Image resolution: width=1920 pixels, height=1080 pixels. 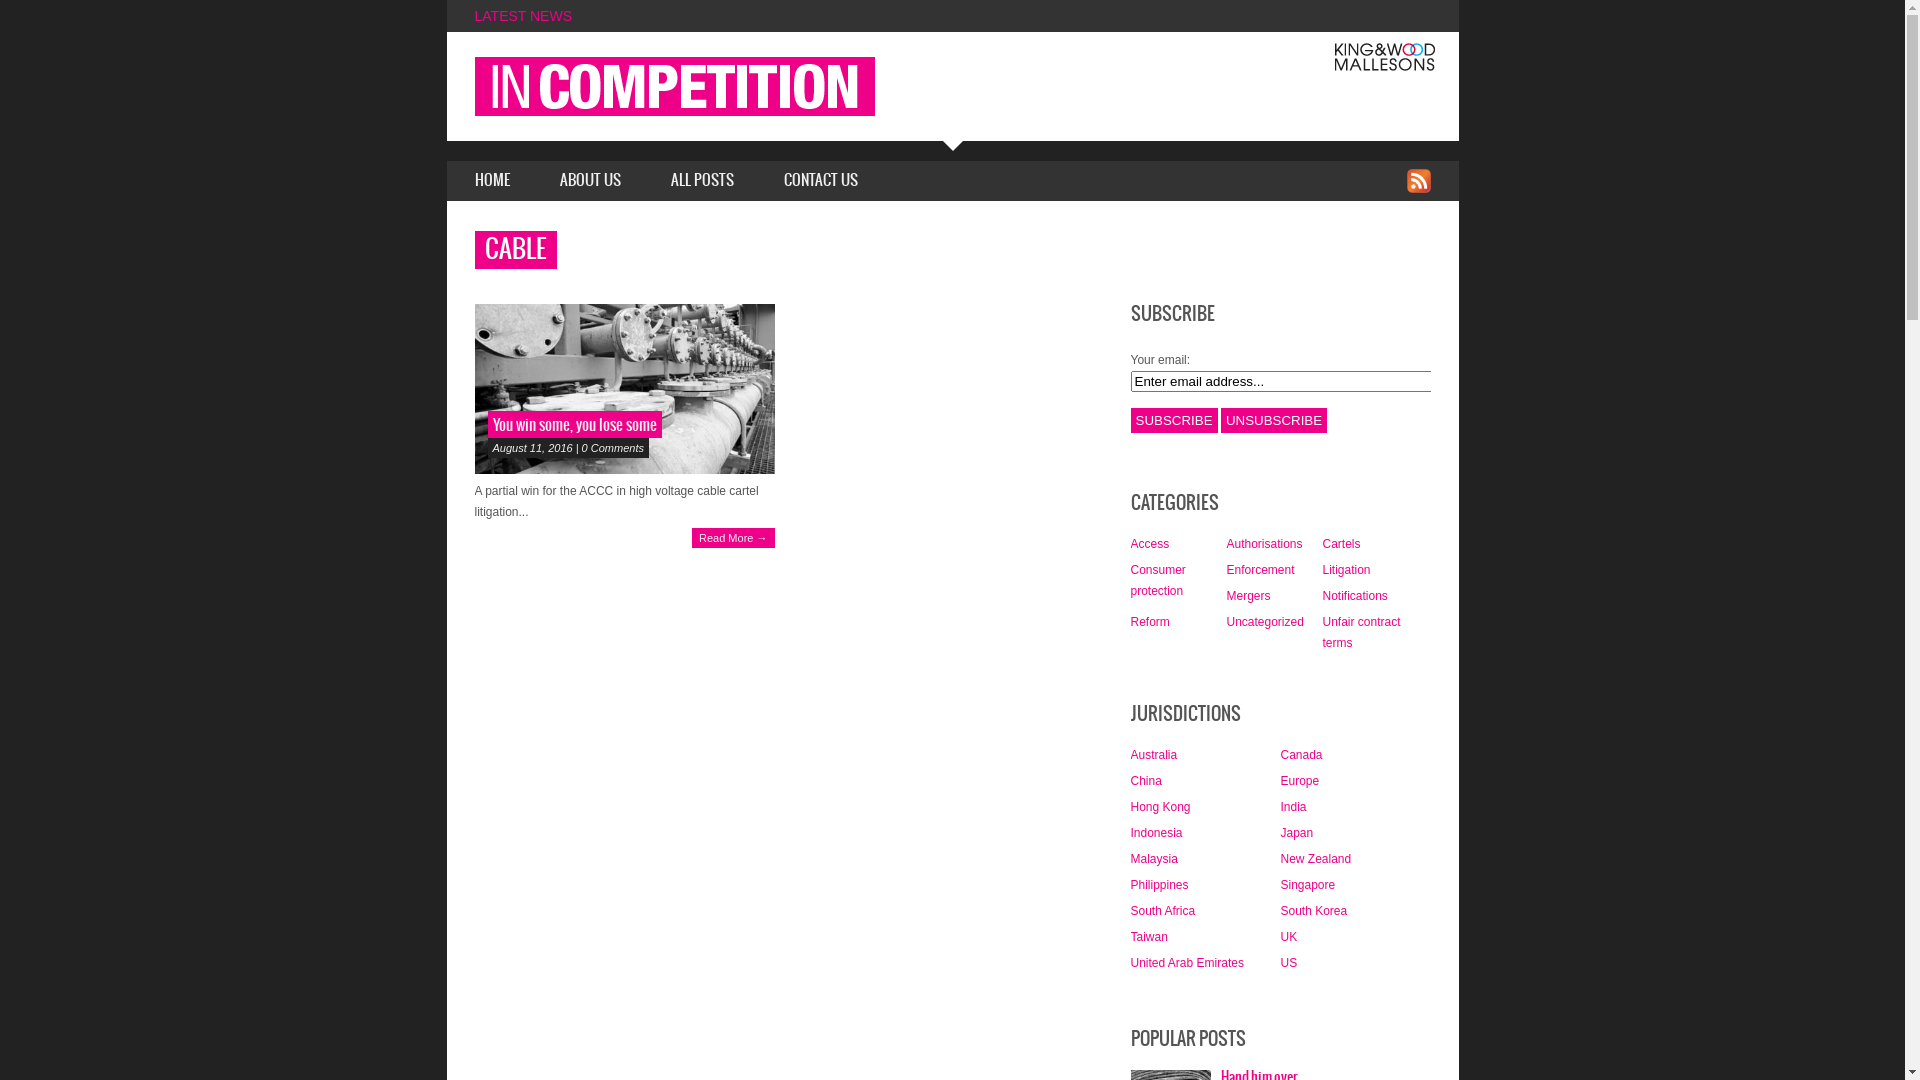 What do you see at coordinates (1156, 833) in the screenshot?
I see `'Indonesia'` at bounding box center [1156, 833].